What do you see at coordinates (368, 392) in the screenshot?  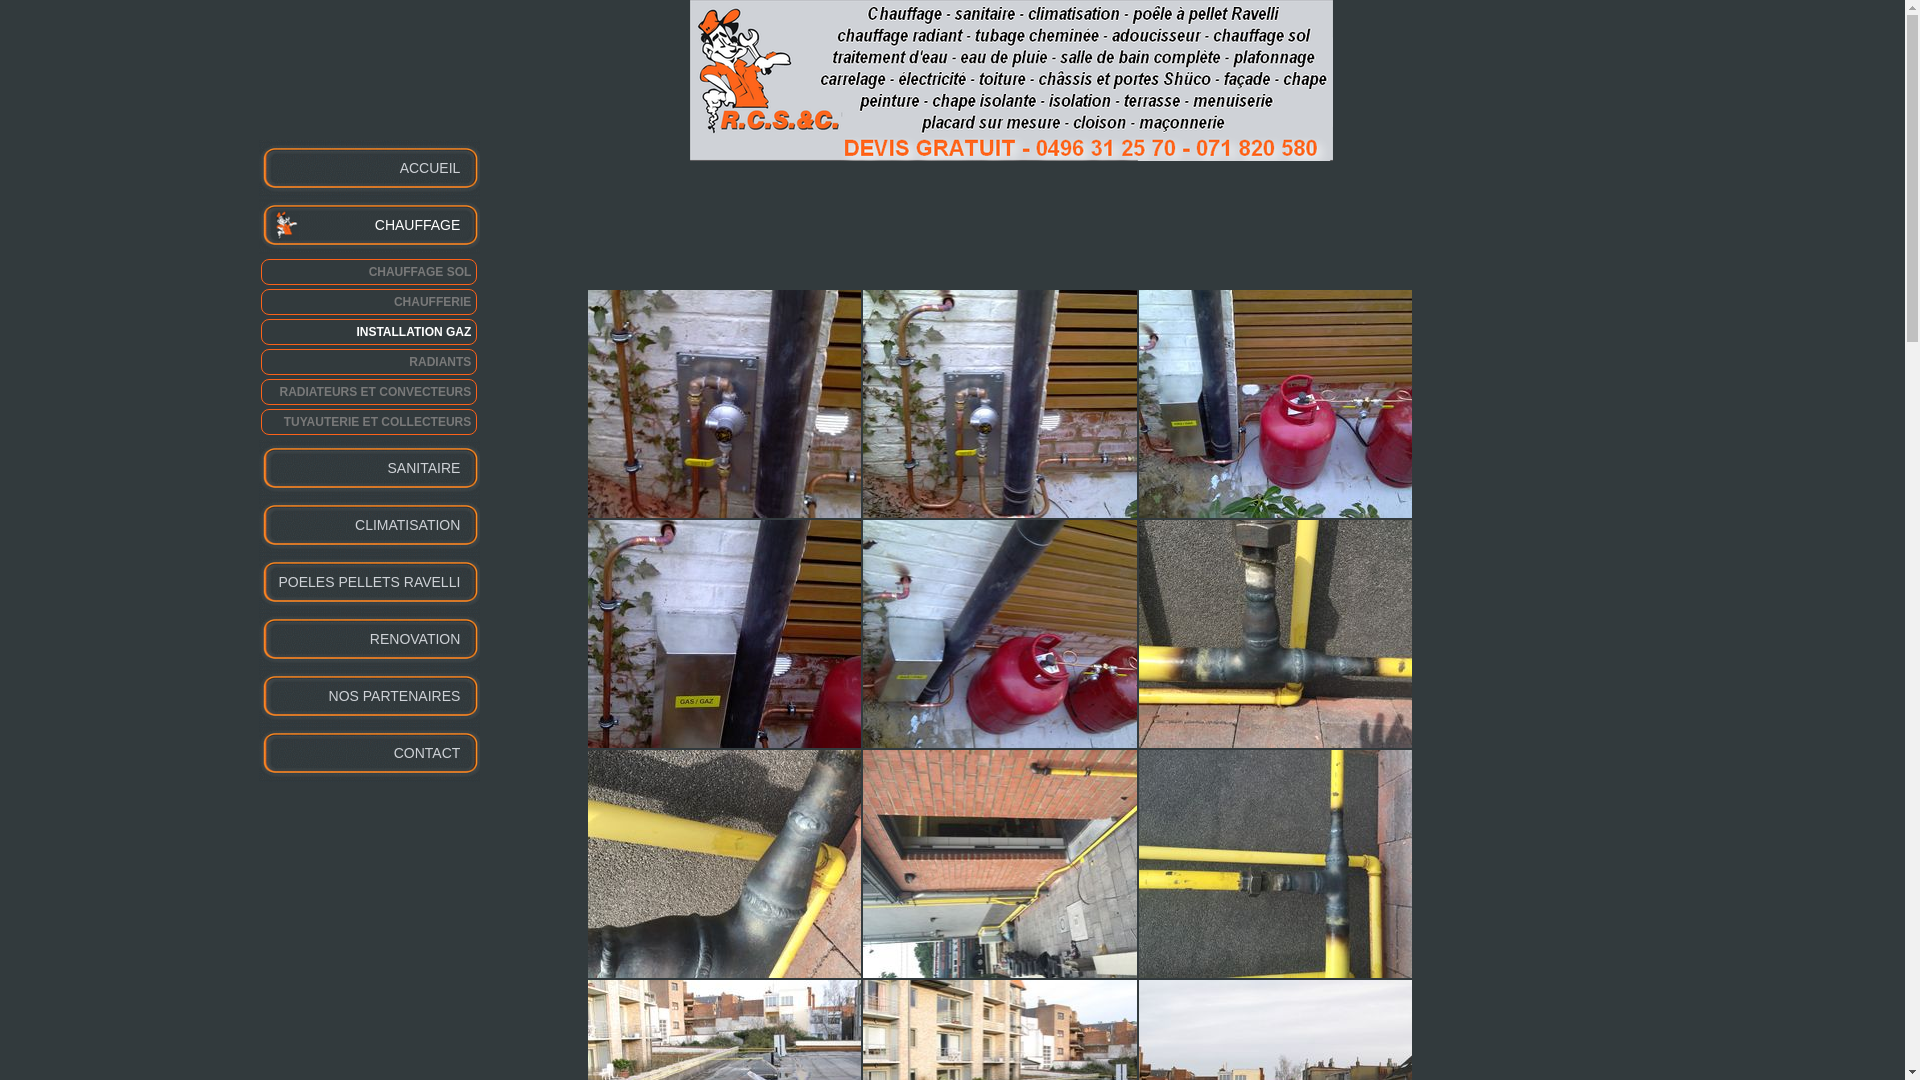 I see `'RADIATEURS ET CONVECTEURS'` at bounding box center [368, 392].